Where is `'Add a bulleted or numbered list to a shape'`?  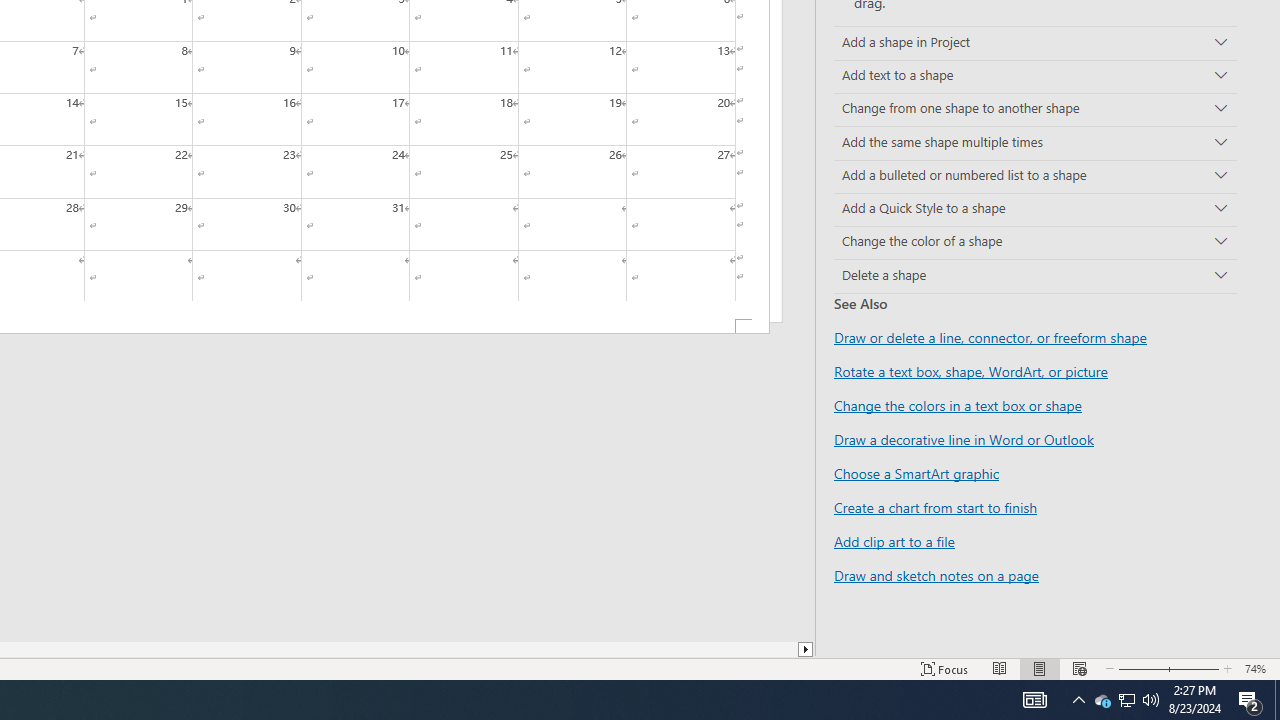 'Add a bulleted or numbered list to a shape' is located at coordinates (1035, 176).